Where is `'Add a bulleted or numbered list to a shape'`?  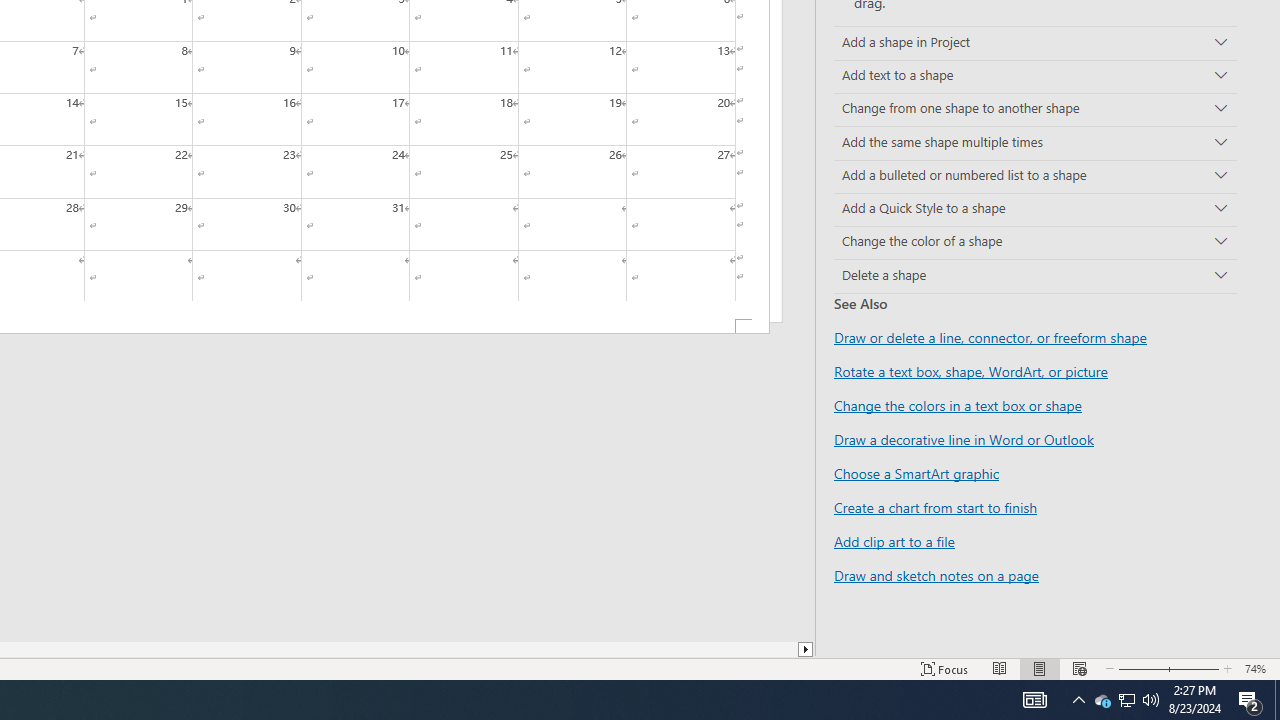 'Add a bulleted or numbered list to a shape' is located at coordinates (1035, 176).